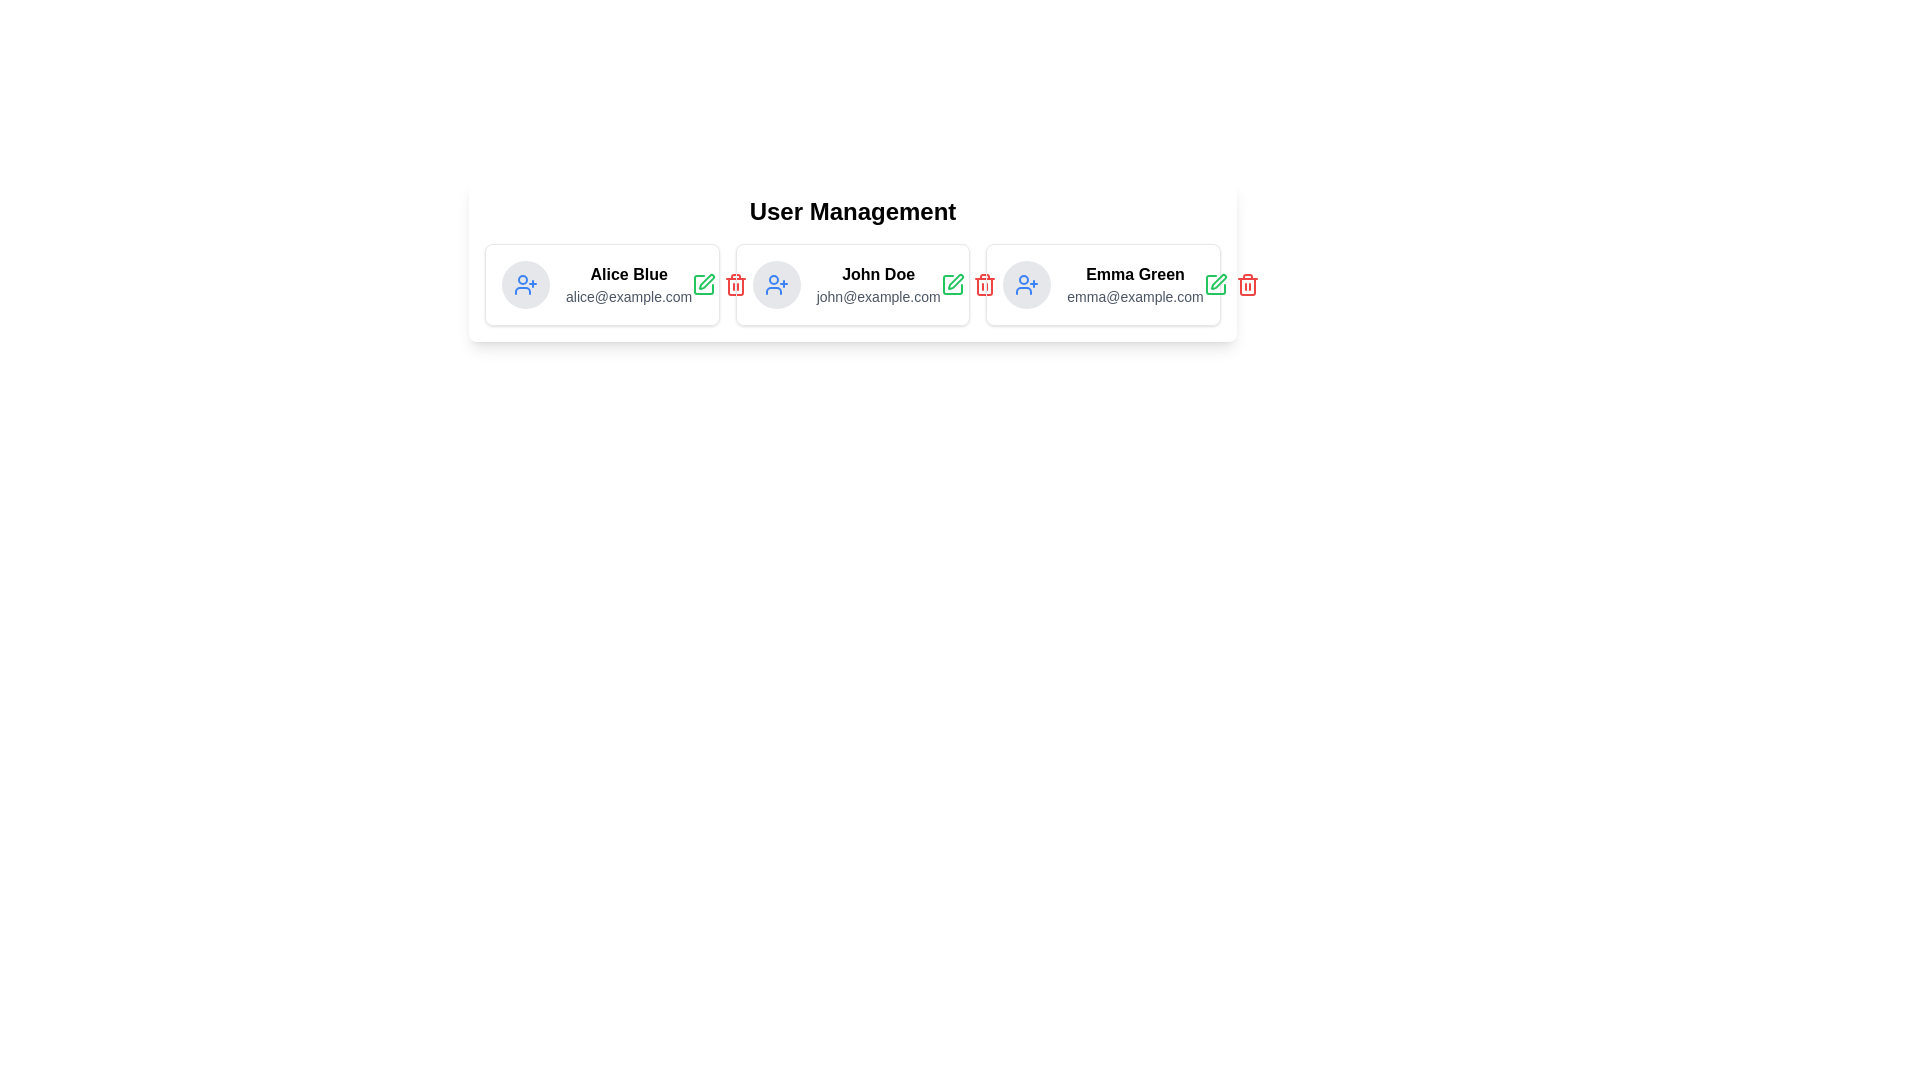 Image resolution: width=1920 pixels, height=1080 pixels. What do you see at coordinates (1214, 285) in the screenshot?
I see `the visual representation of the edit icon, which is a square with rounded corners and a pen, located in the user card area next to Emma Green's name and email` at bounding box center [1214, 285].